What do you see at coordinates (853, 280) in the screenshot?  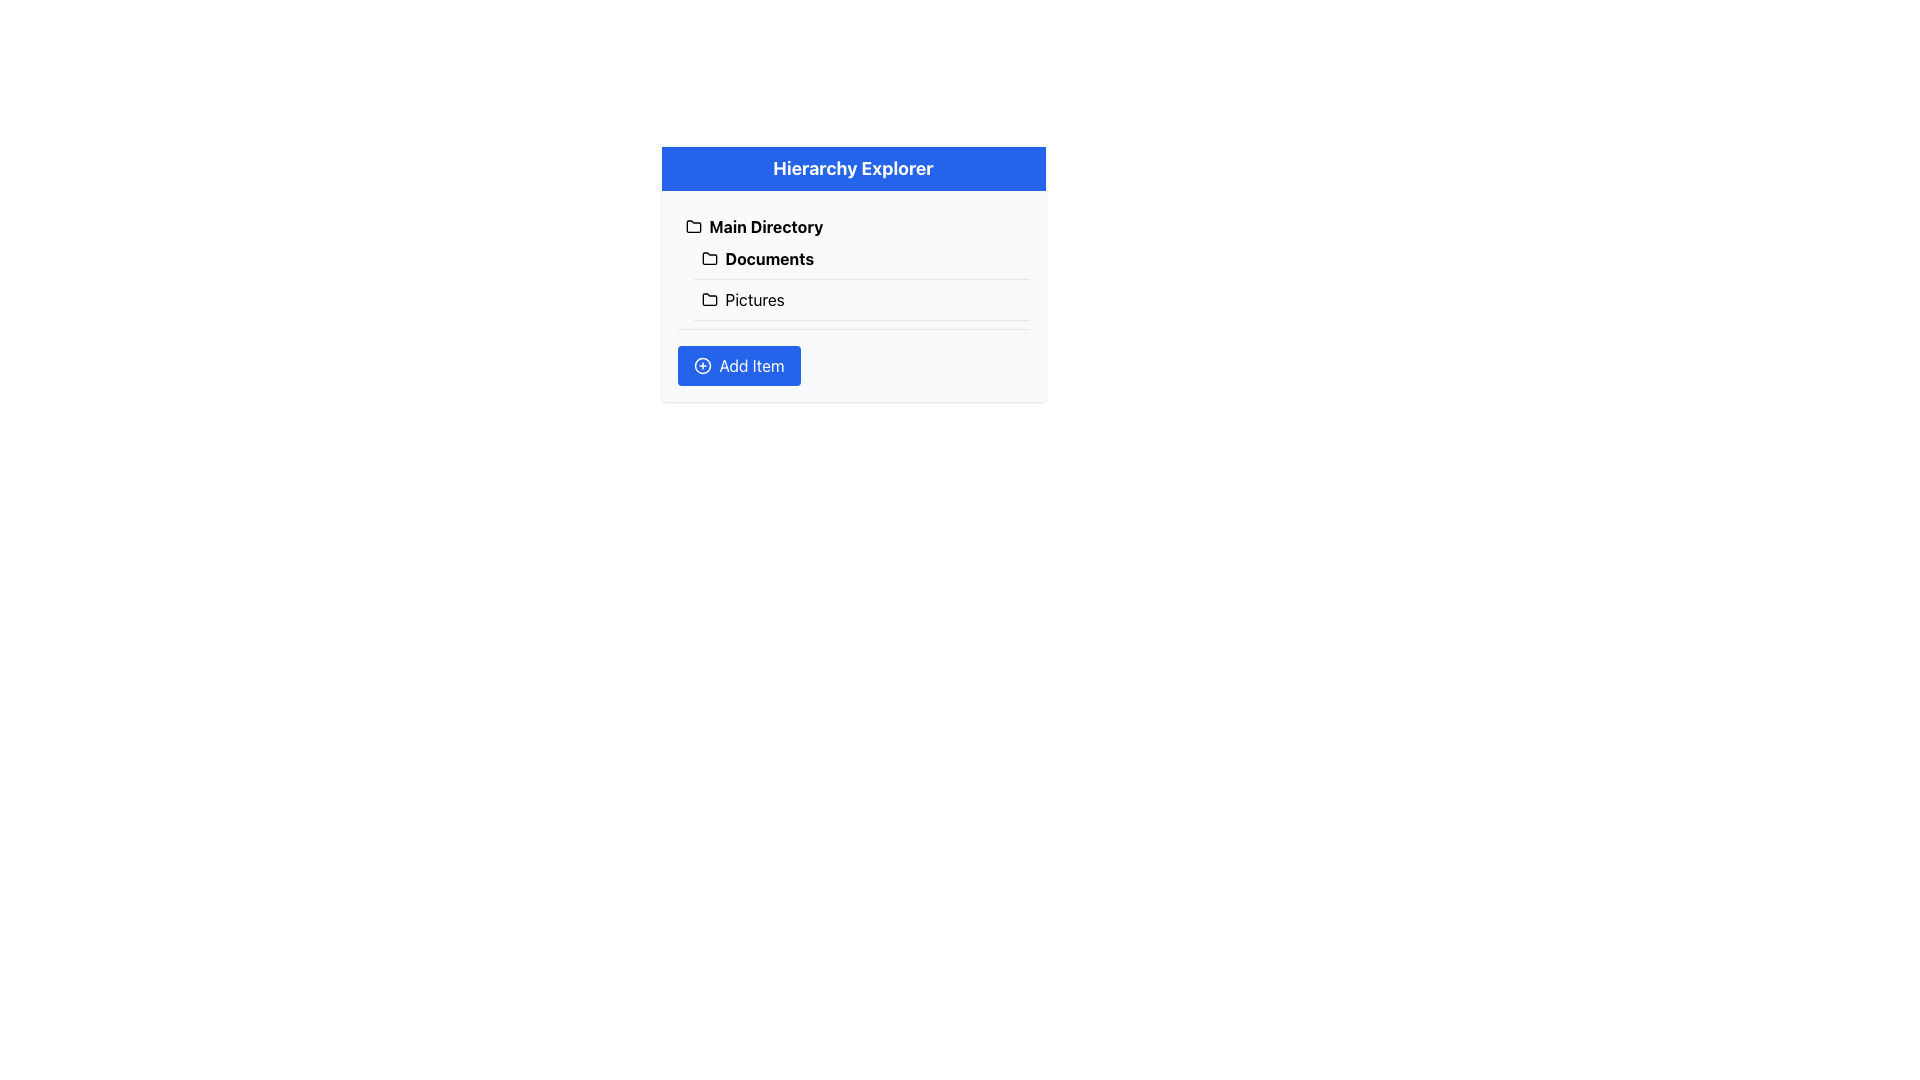 I see `the second item in the Hierarchy Explorer titled 'Main Directory'` at bounding box center [853, 280].